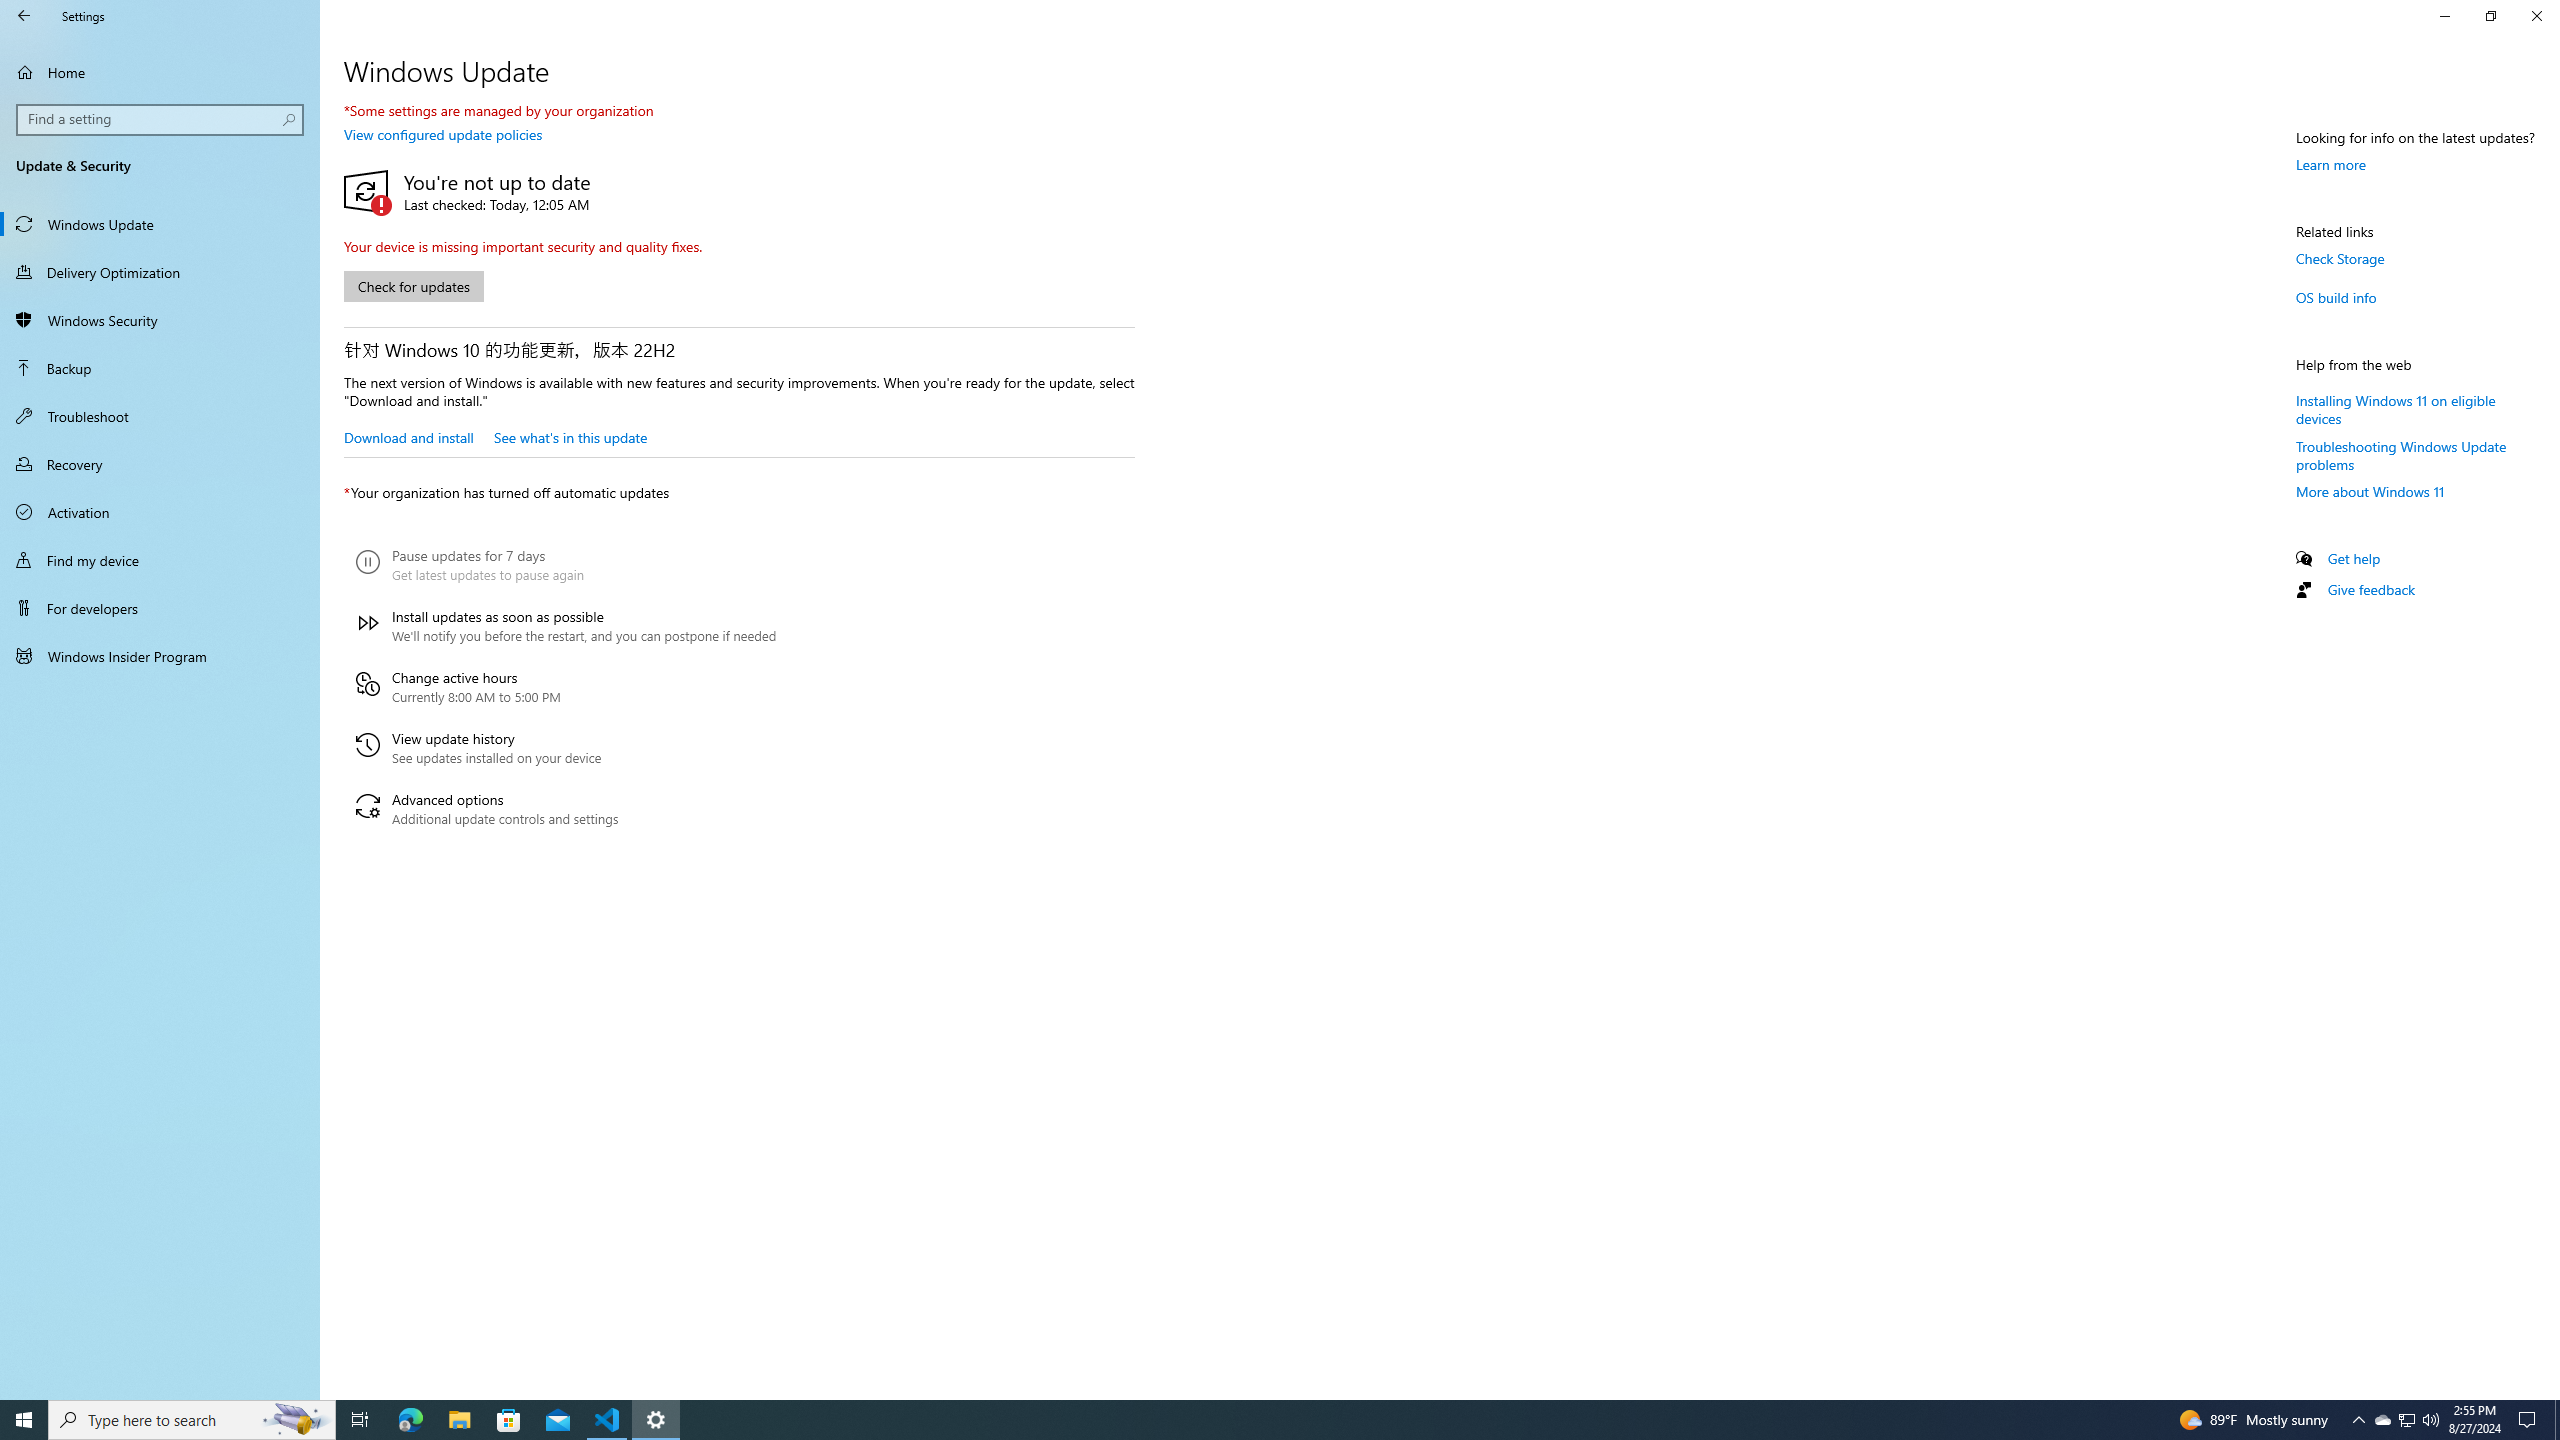 The image size is (2560, 1440). What do you see at coordinates (2443, 15) in the screenshot?
I see `'Minimize Settings'` at bounding box center [2443, 15].